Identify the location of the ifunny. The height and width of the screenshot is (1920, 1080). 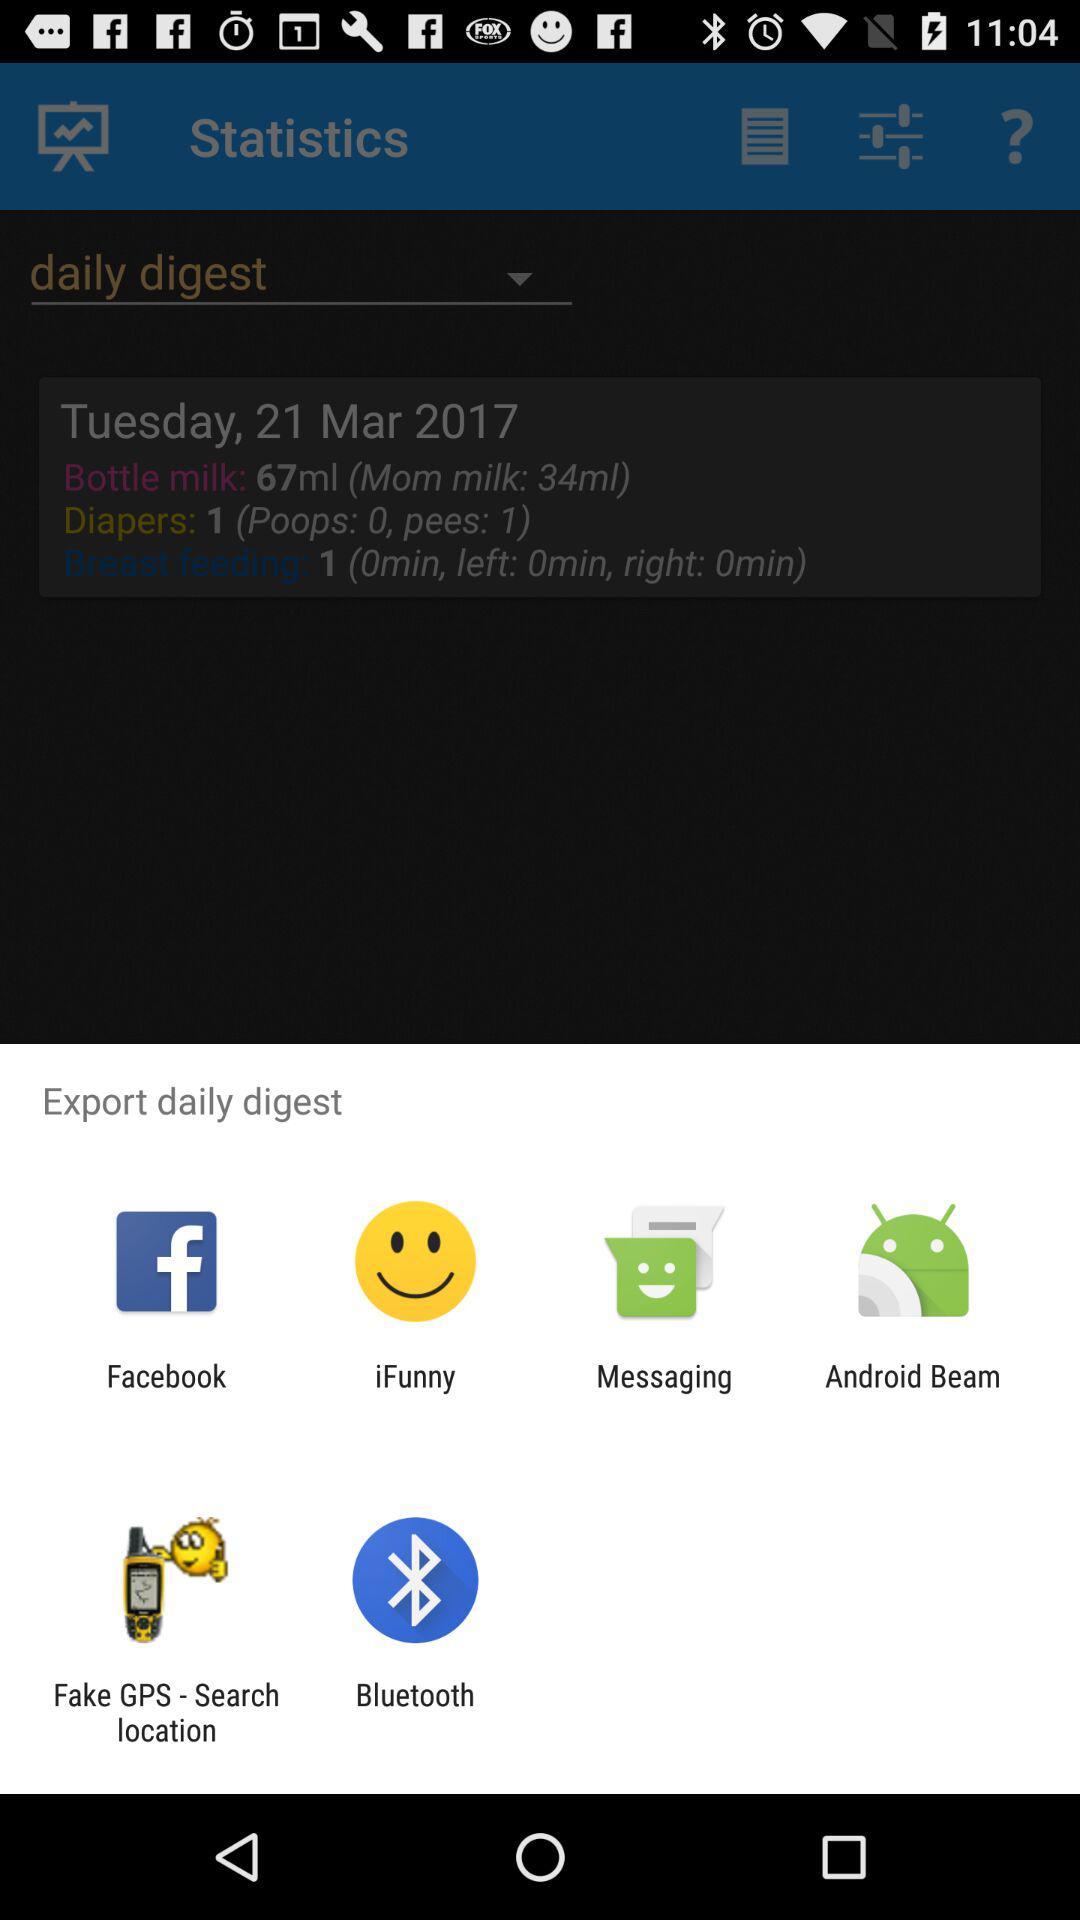
(414, 1392).